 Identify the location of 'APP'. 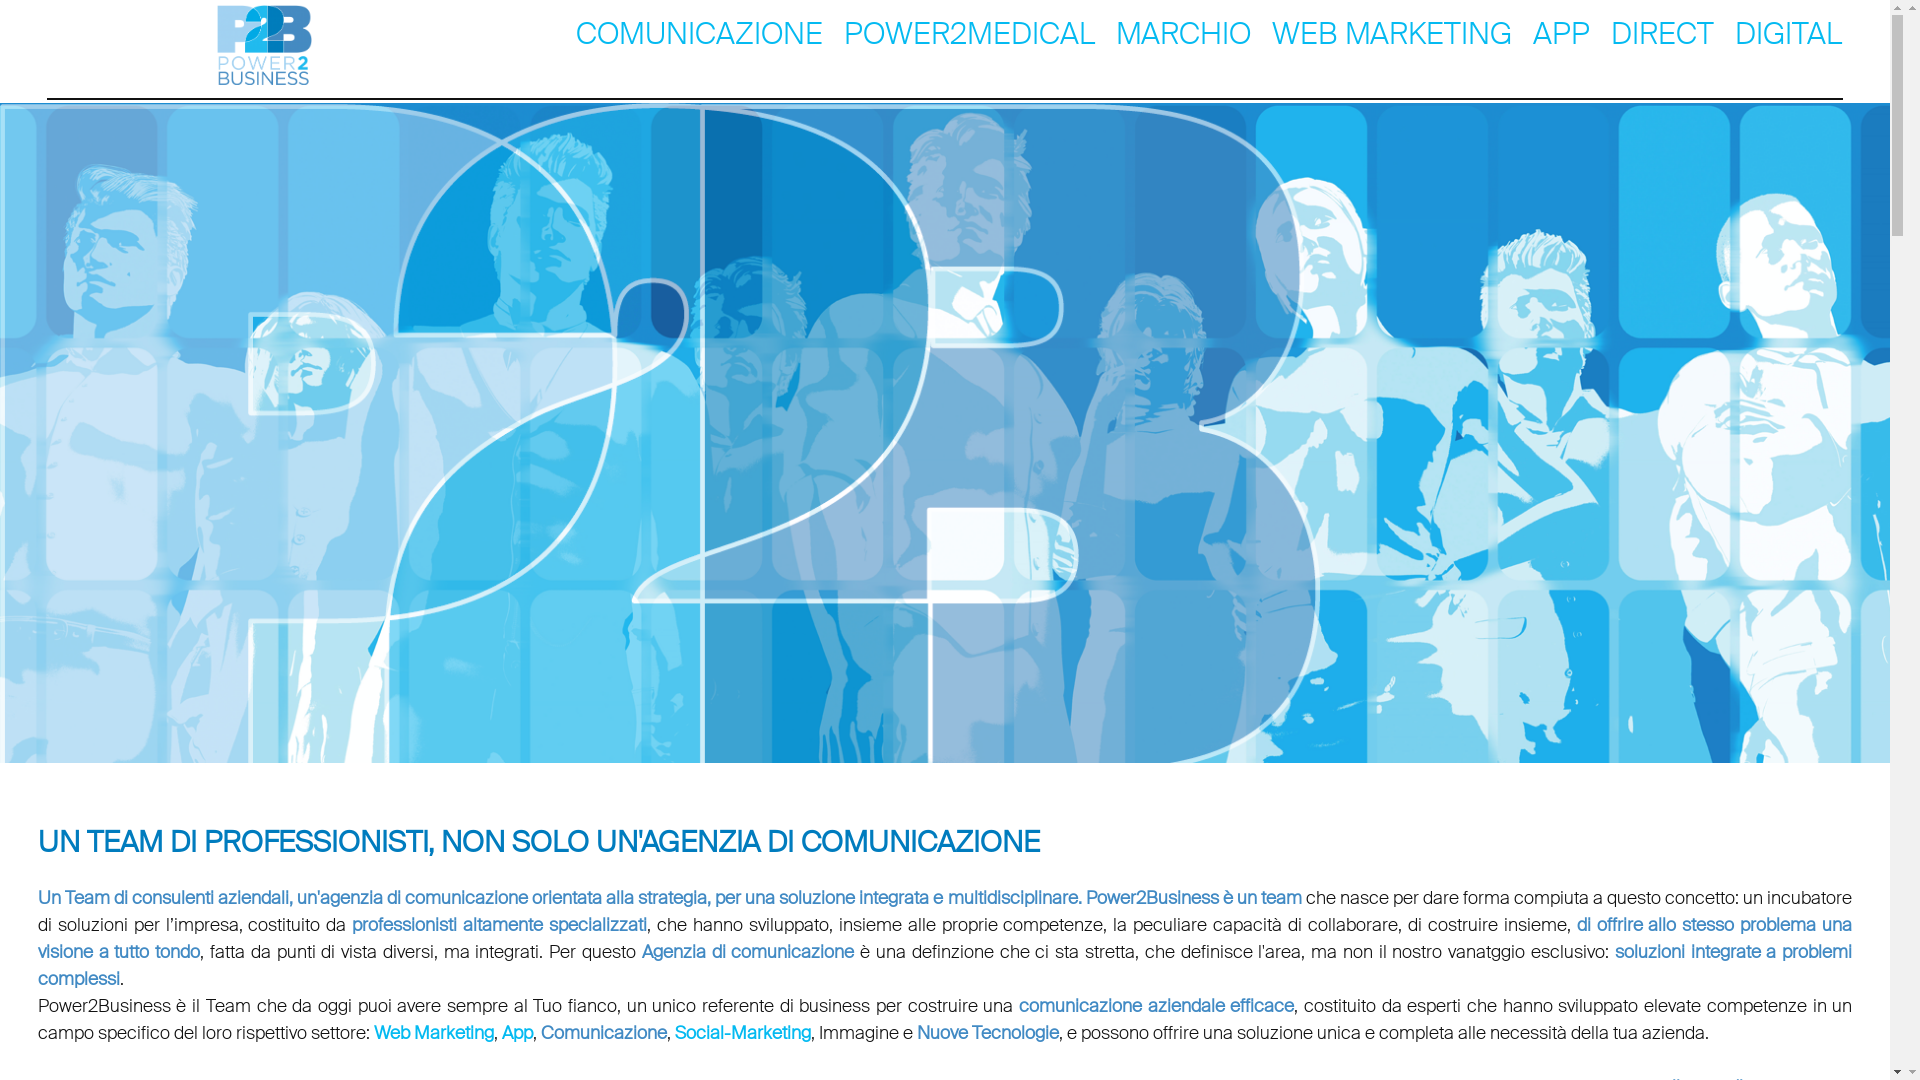
(1560, 31).